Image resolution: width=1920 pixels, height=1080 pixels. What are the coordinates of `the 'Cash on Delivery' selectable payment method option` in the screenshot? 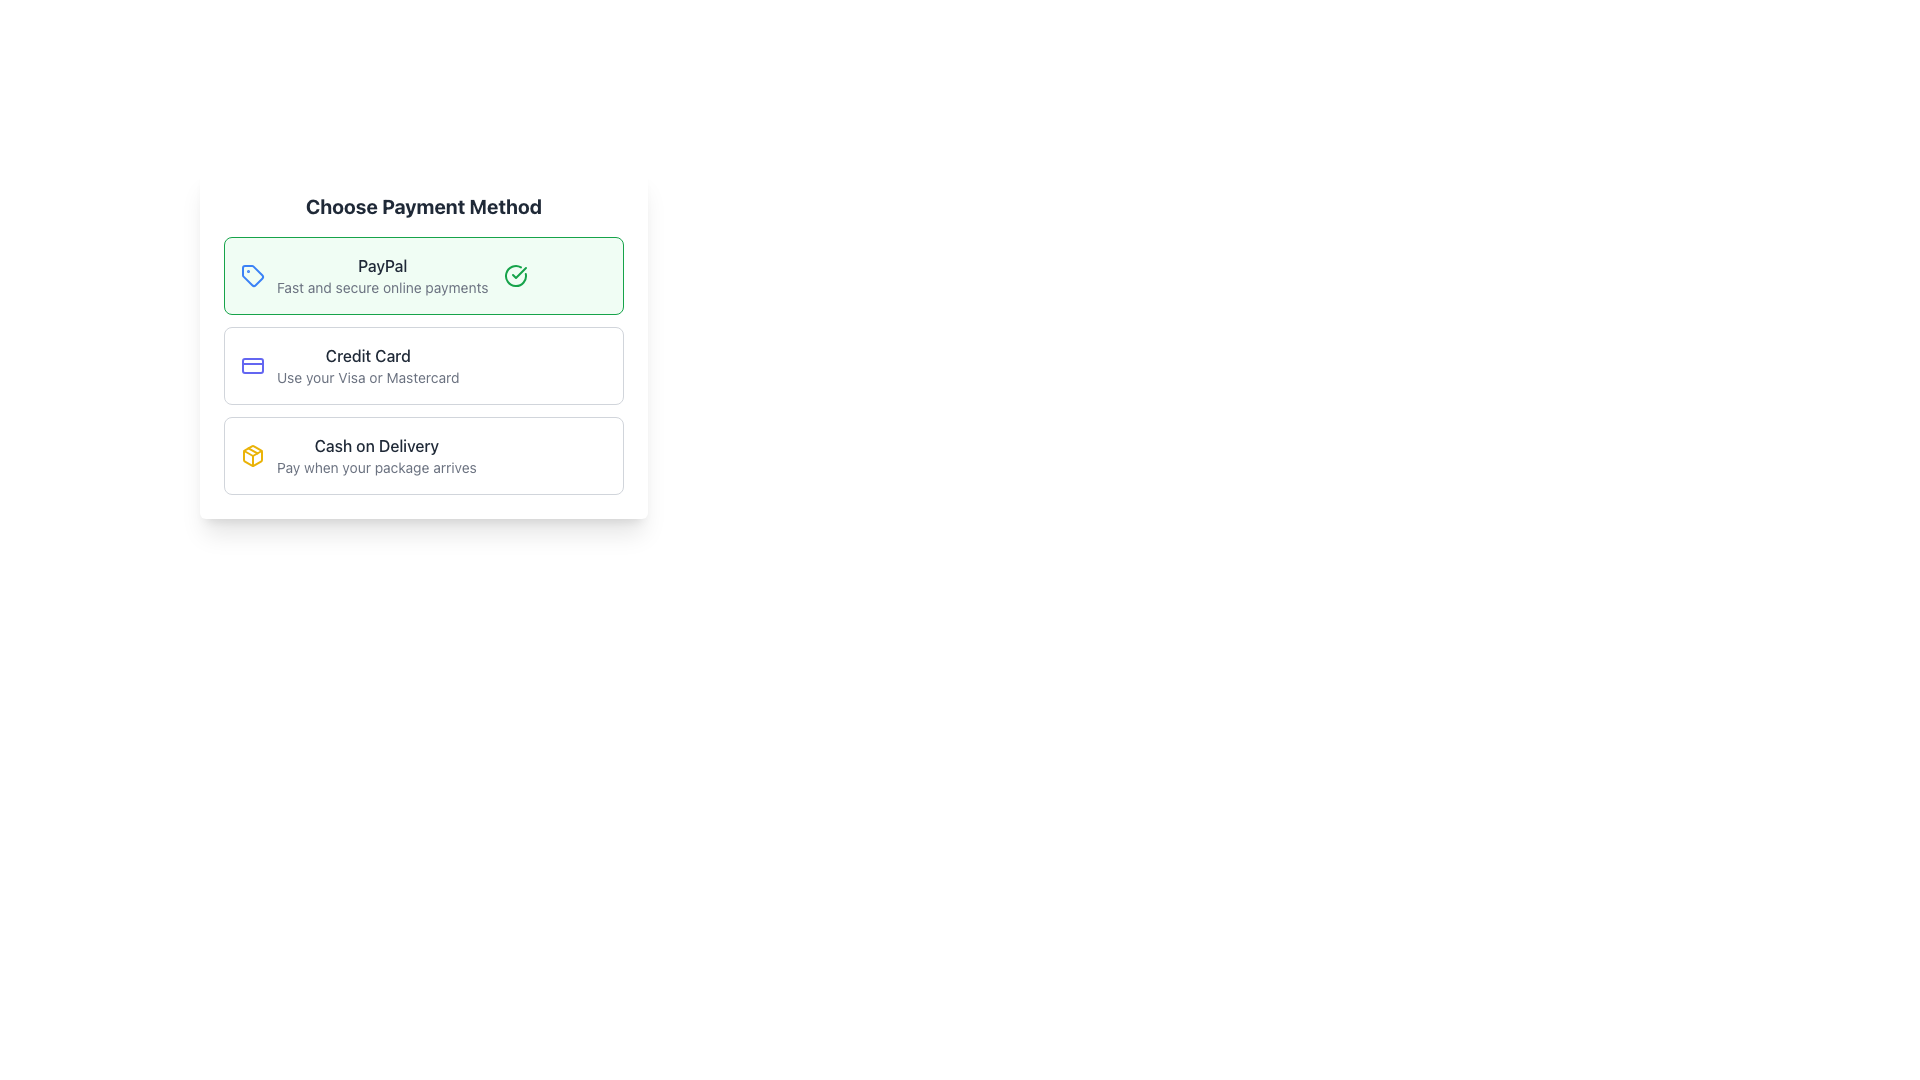 It's located at (358, 455).